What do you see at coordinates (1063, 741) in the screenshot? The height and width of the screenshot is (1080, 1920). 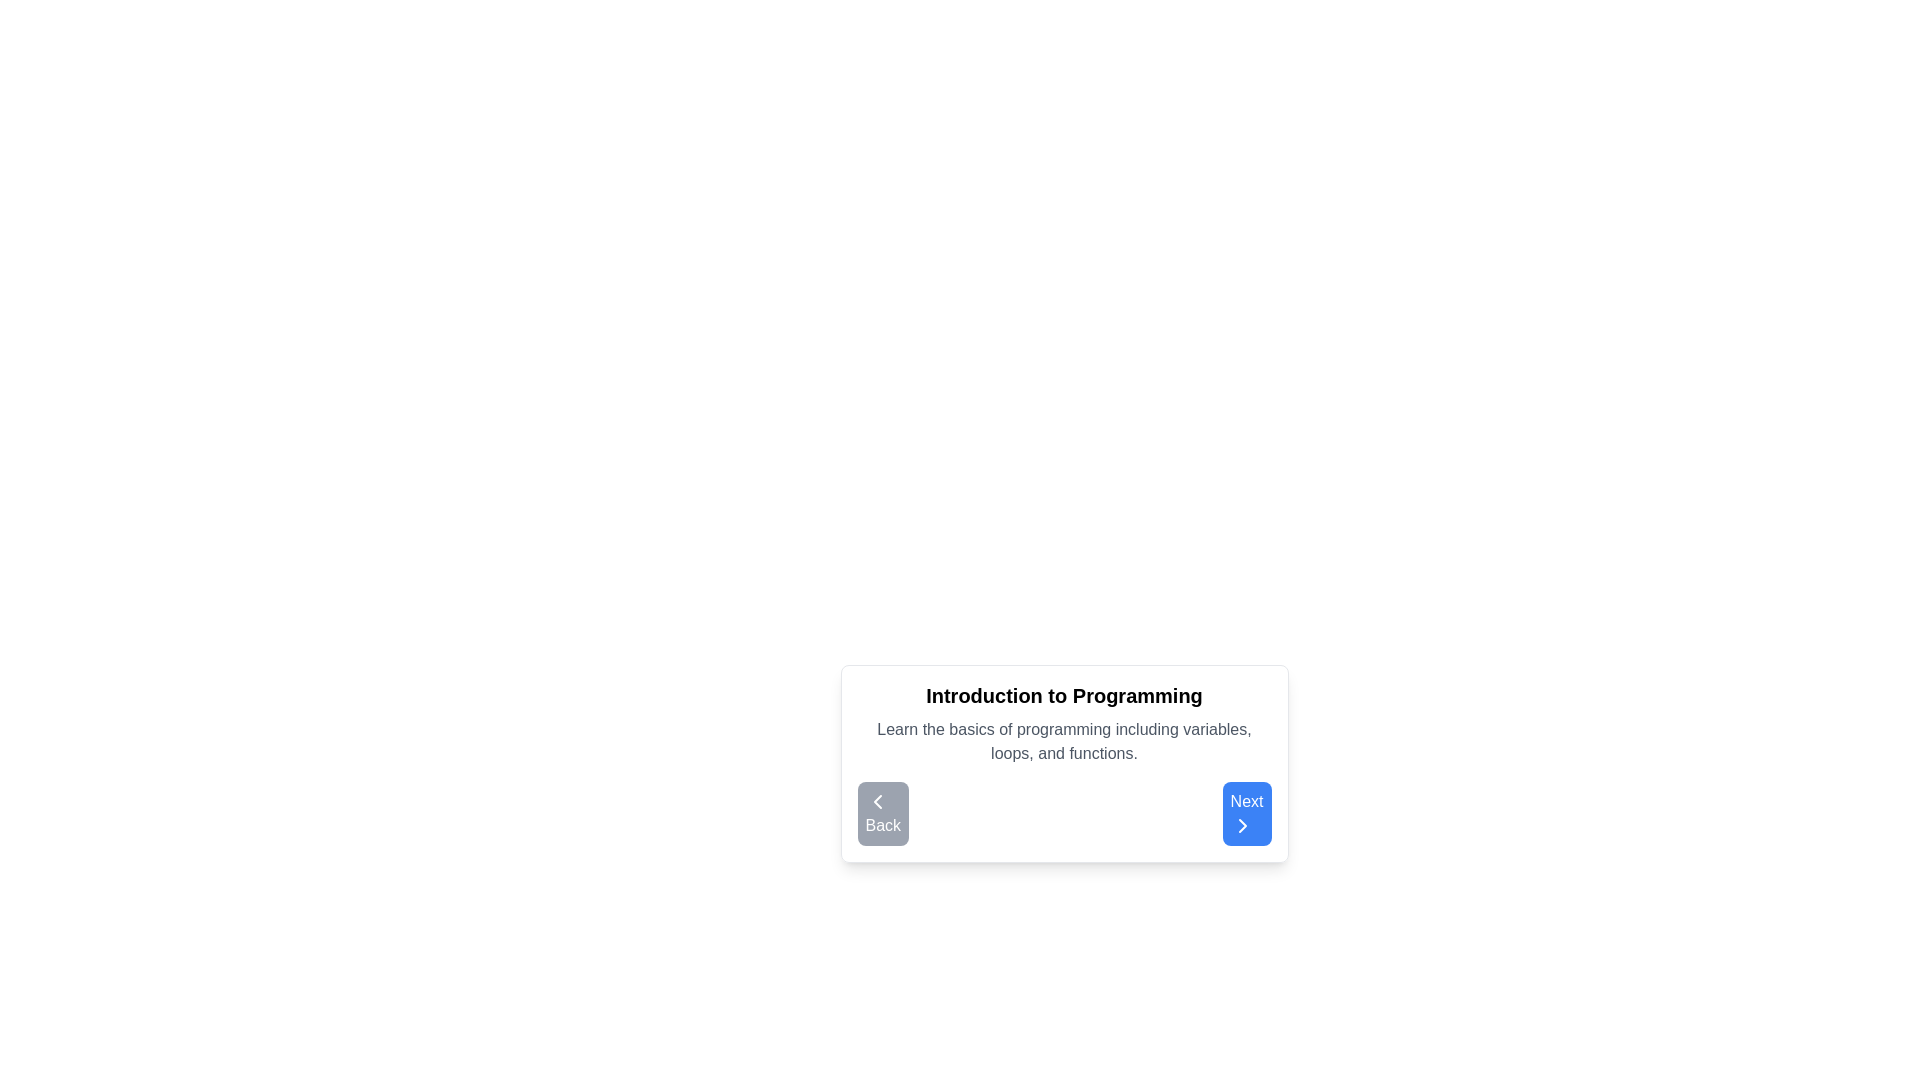 I see `the informational text block displaying 'Learn the basics of programming including variables, loops, and functions.' to potentially reveal additional information` at bounding box center [1063, 741].